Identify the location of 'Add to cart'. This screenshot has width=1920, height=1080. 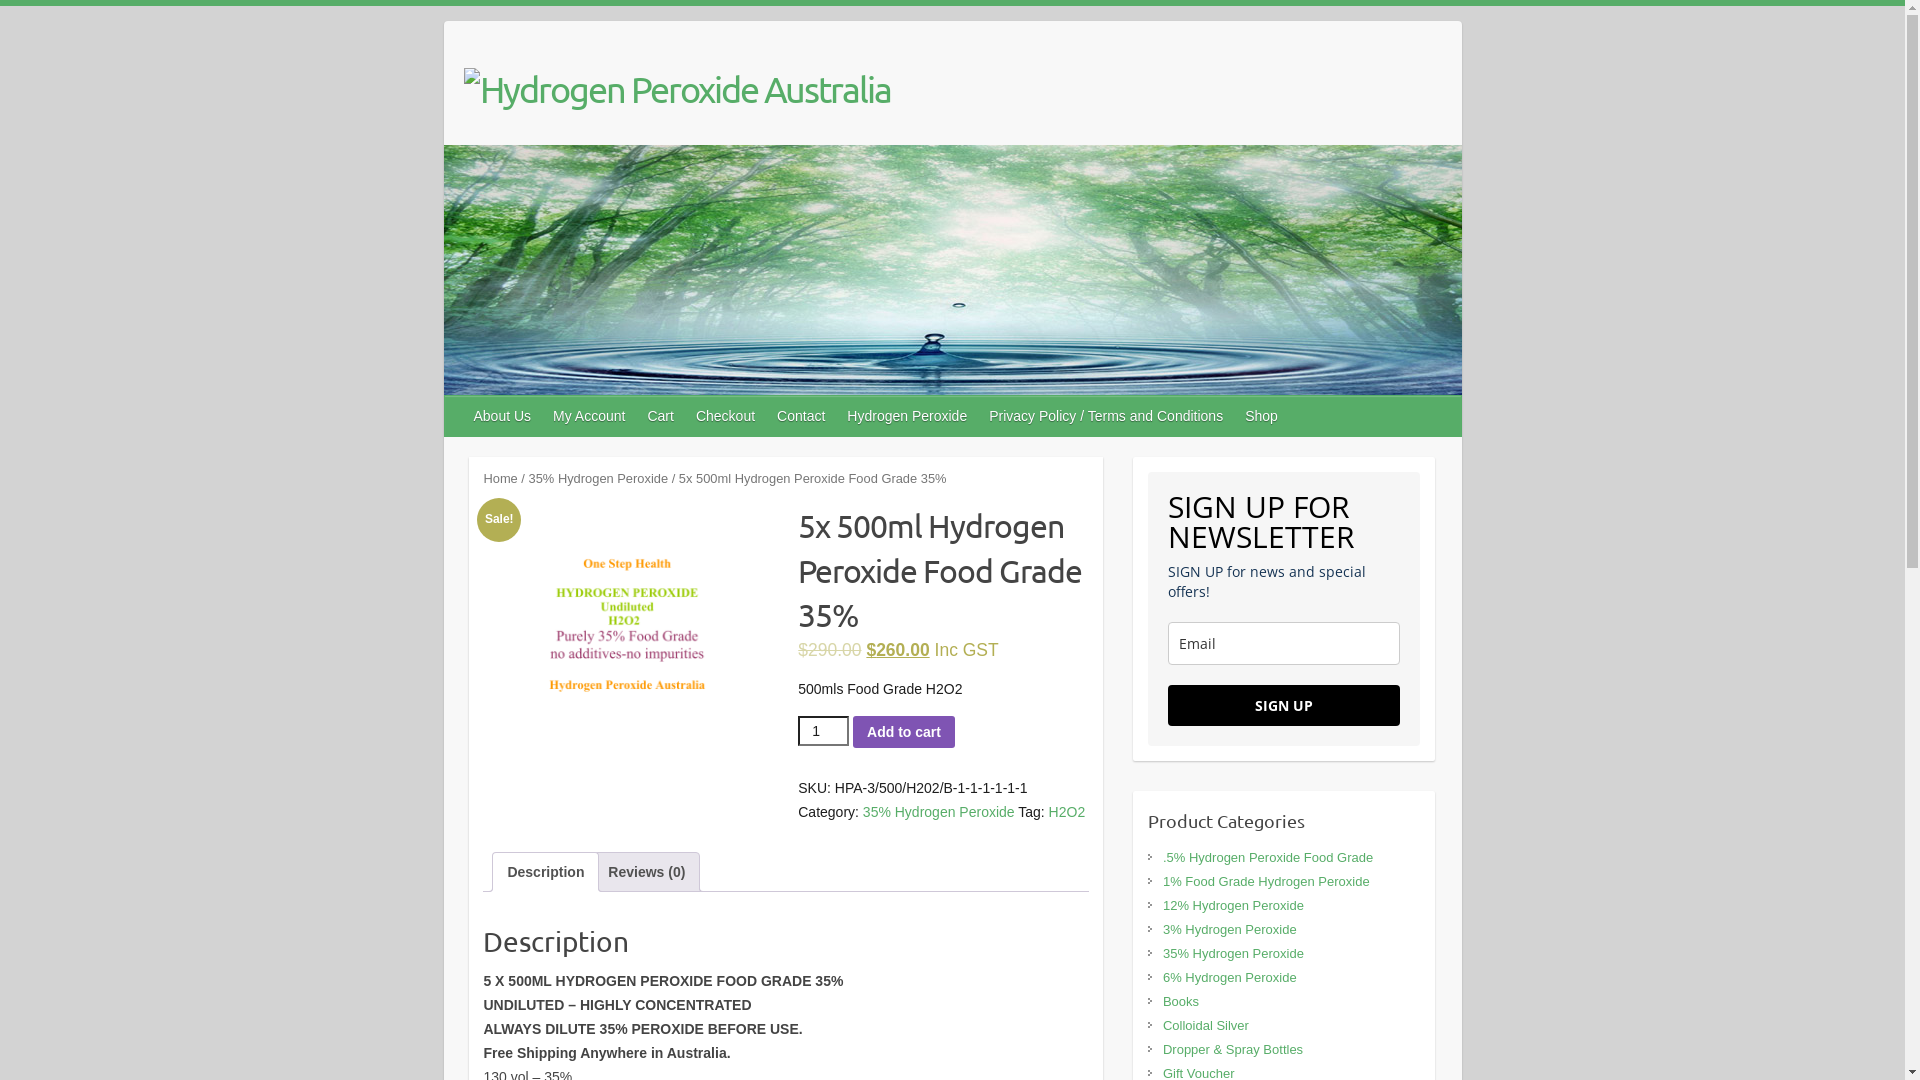
(902, 731).